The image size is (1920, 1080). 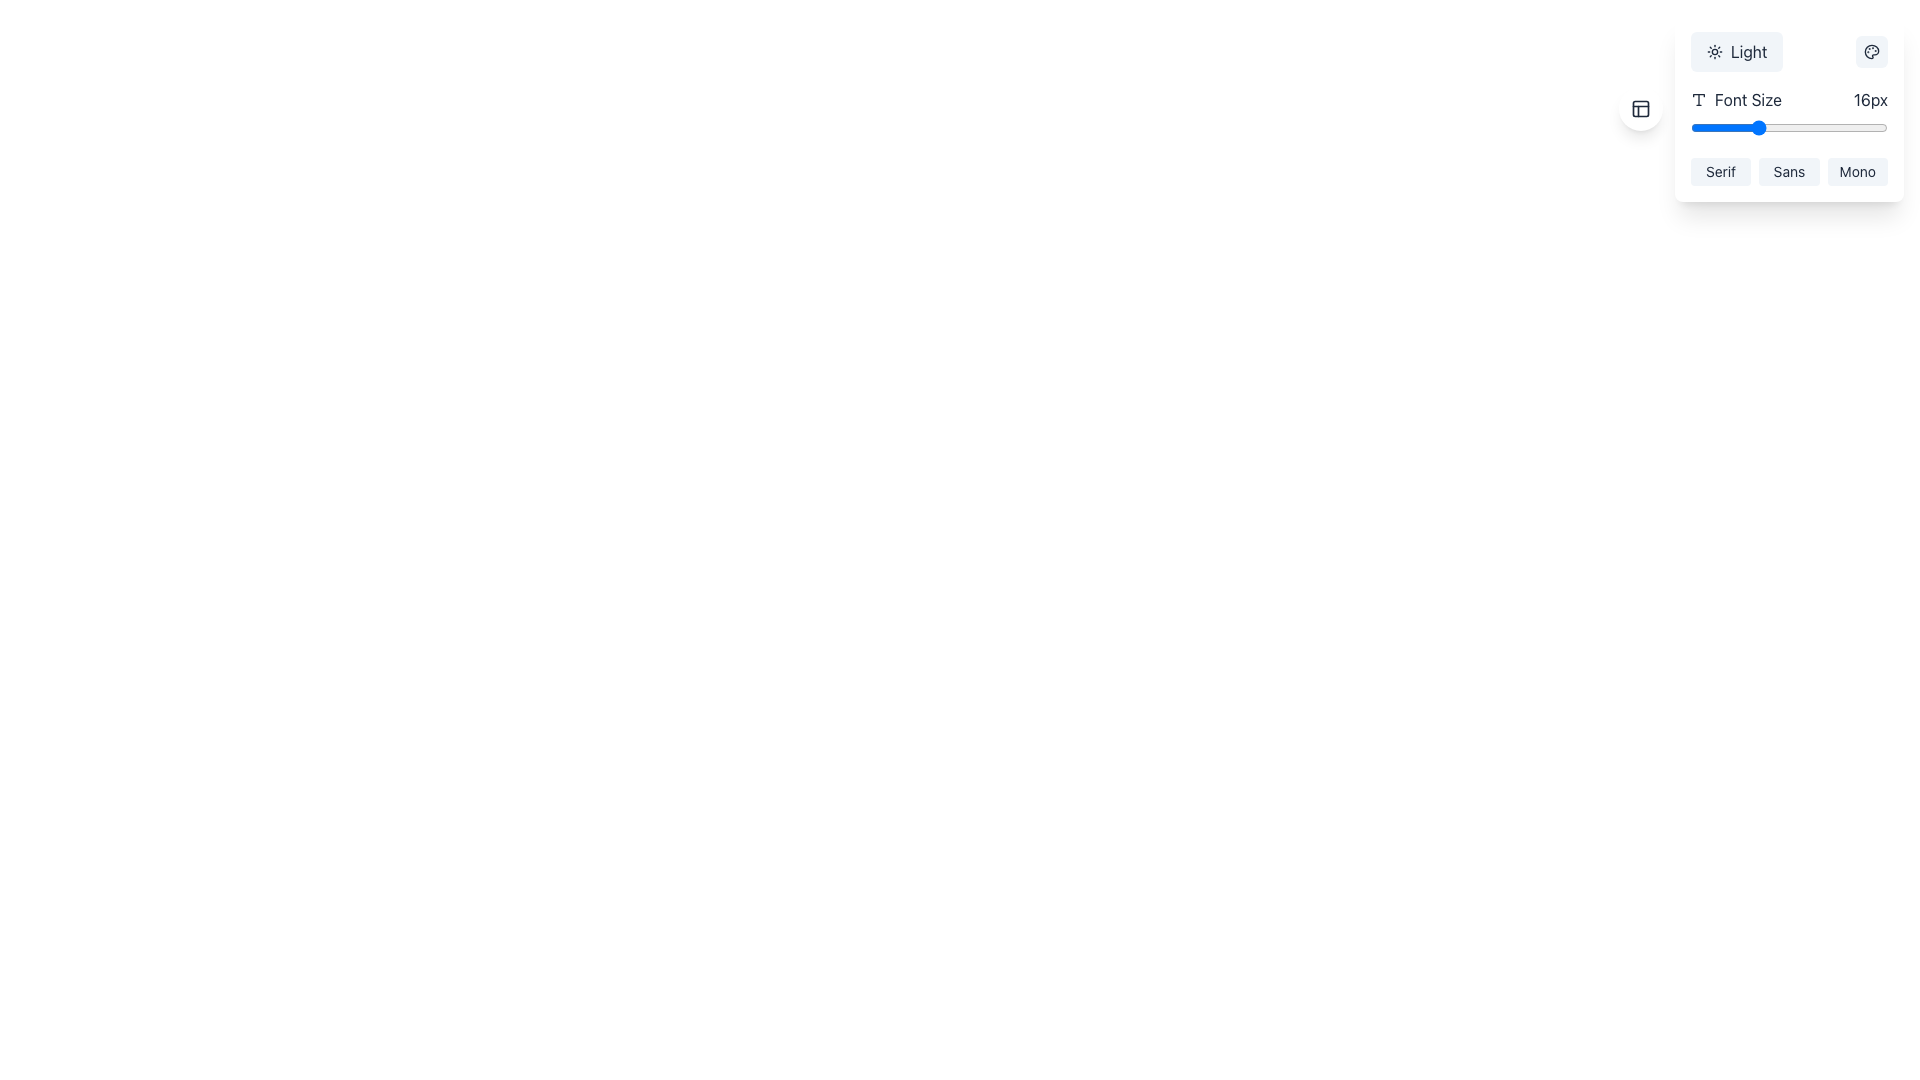 What do you see at coordinates (1838, 127) in the screenshot?
I see `the font size` at bounding box center [1838, 127].